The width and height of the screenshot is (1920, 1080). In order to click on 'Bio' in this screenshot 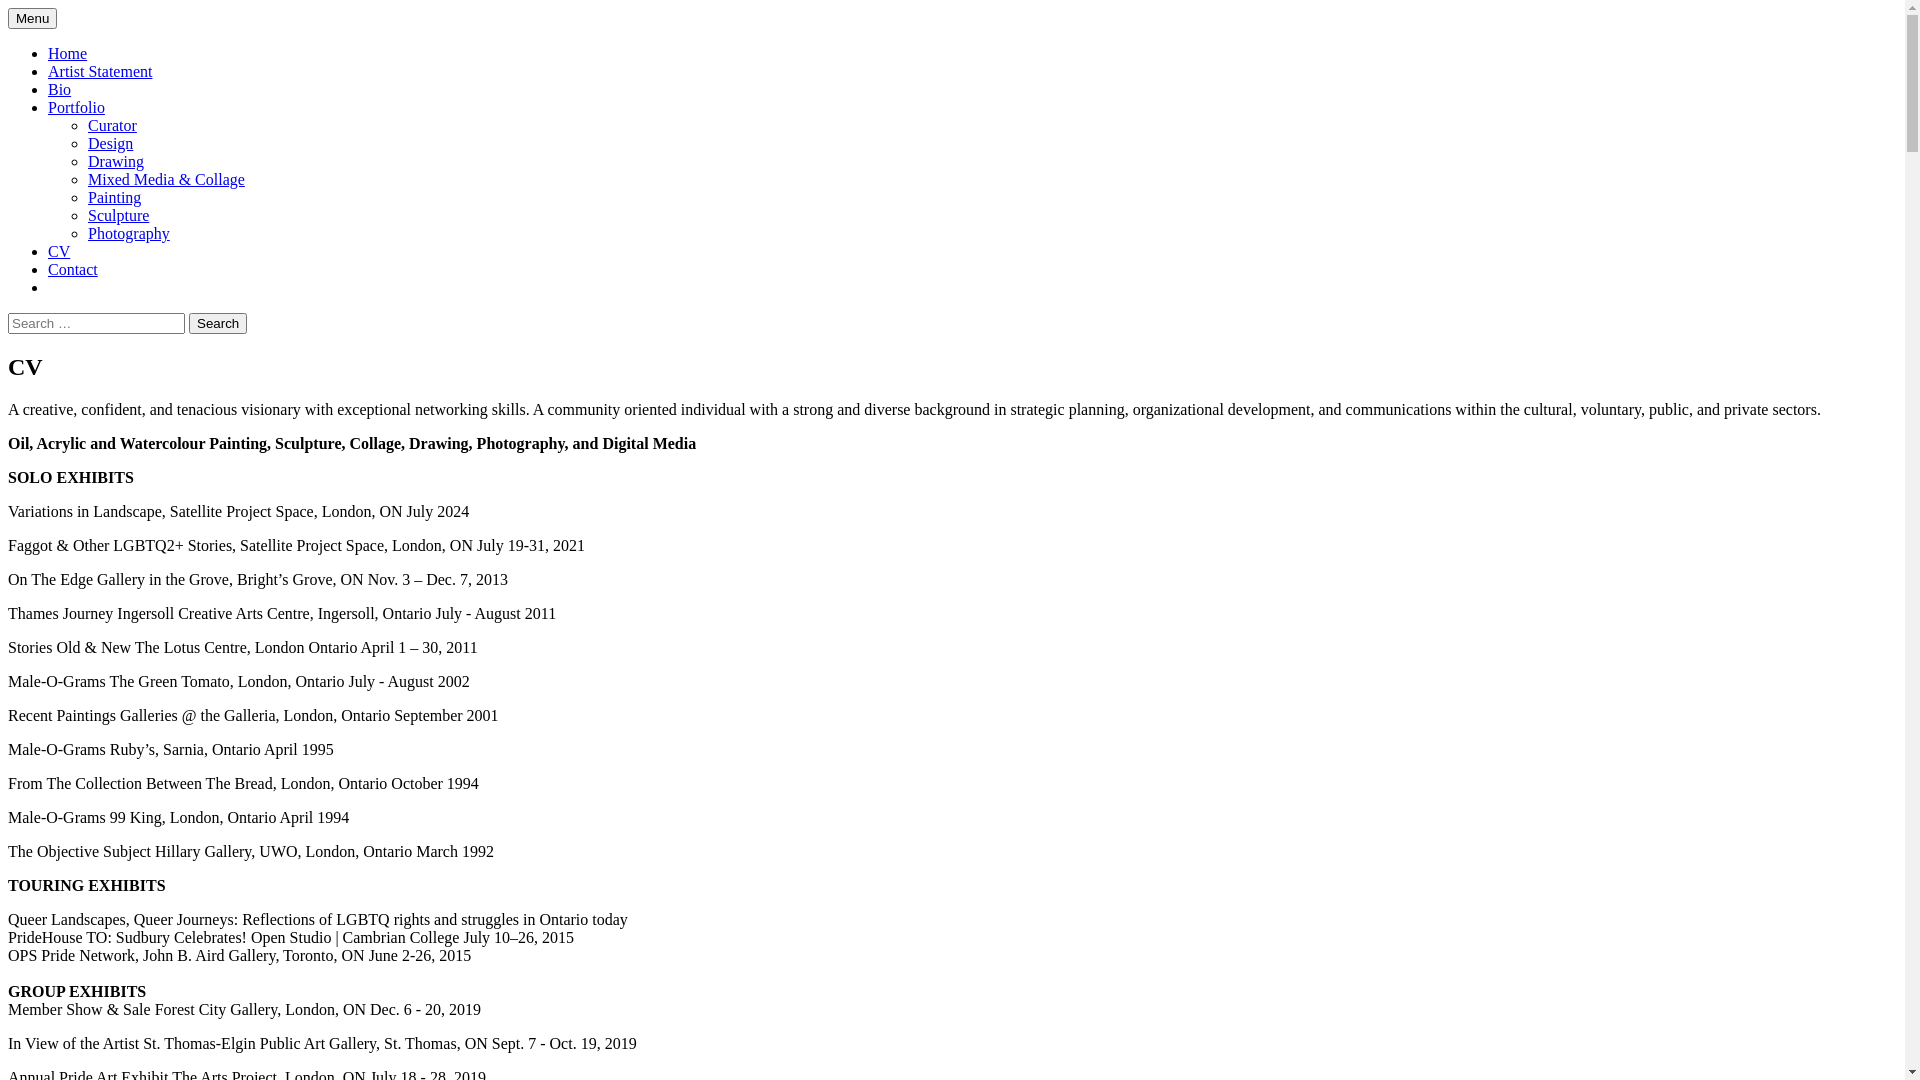, I will do `click(59, 88)`.